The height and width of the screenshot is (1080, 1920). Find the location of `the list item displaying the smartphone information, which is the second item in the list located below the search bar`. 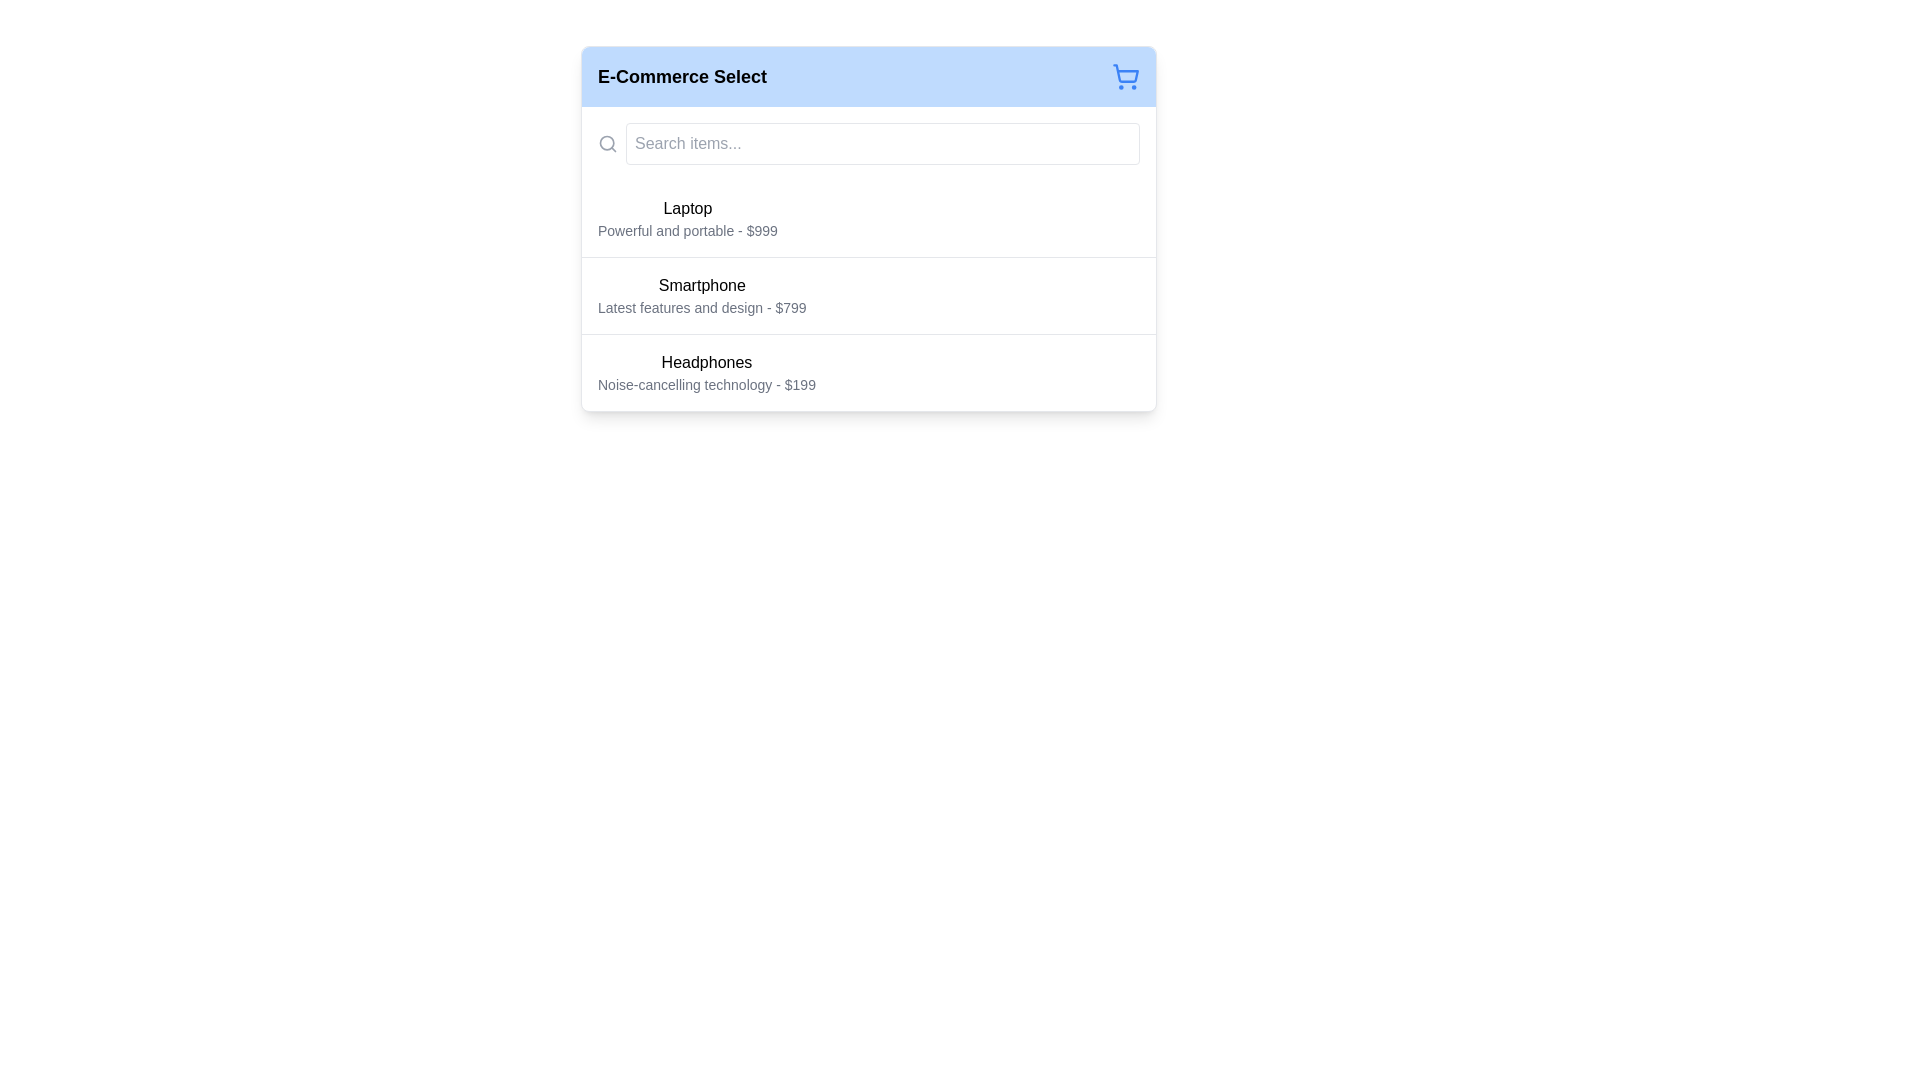

the list item displaying the smartphone information, which is the second item in the list located below the search bar is located at coordinates (868, 296).